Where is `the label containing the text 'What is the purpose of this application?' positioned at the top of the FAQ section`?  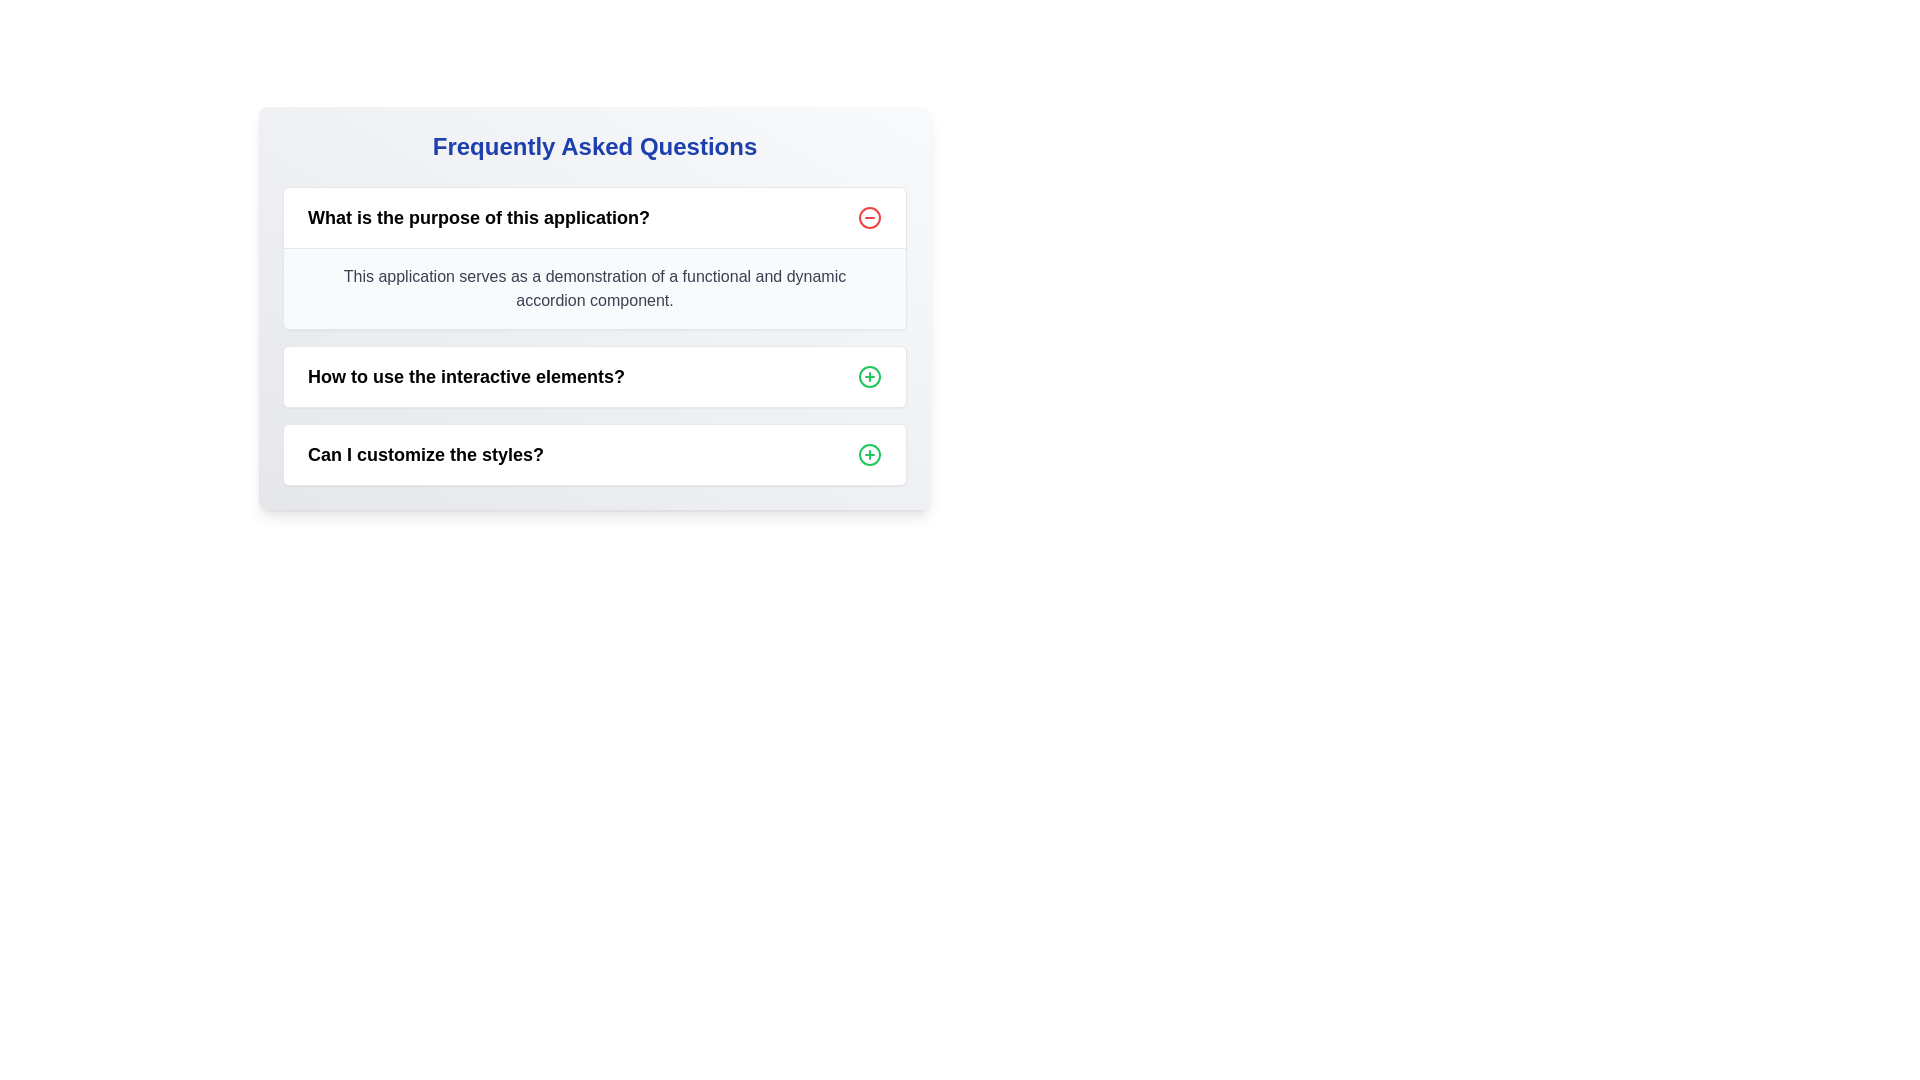 the label containing the text 'What is the purpose of this application?' positioned at the top of the FAQ section is located at coordinates (478, 218).